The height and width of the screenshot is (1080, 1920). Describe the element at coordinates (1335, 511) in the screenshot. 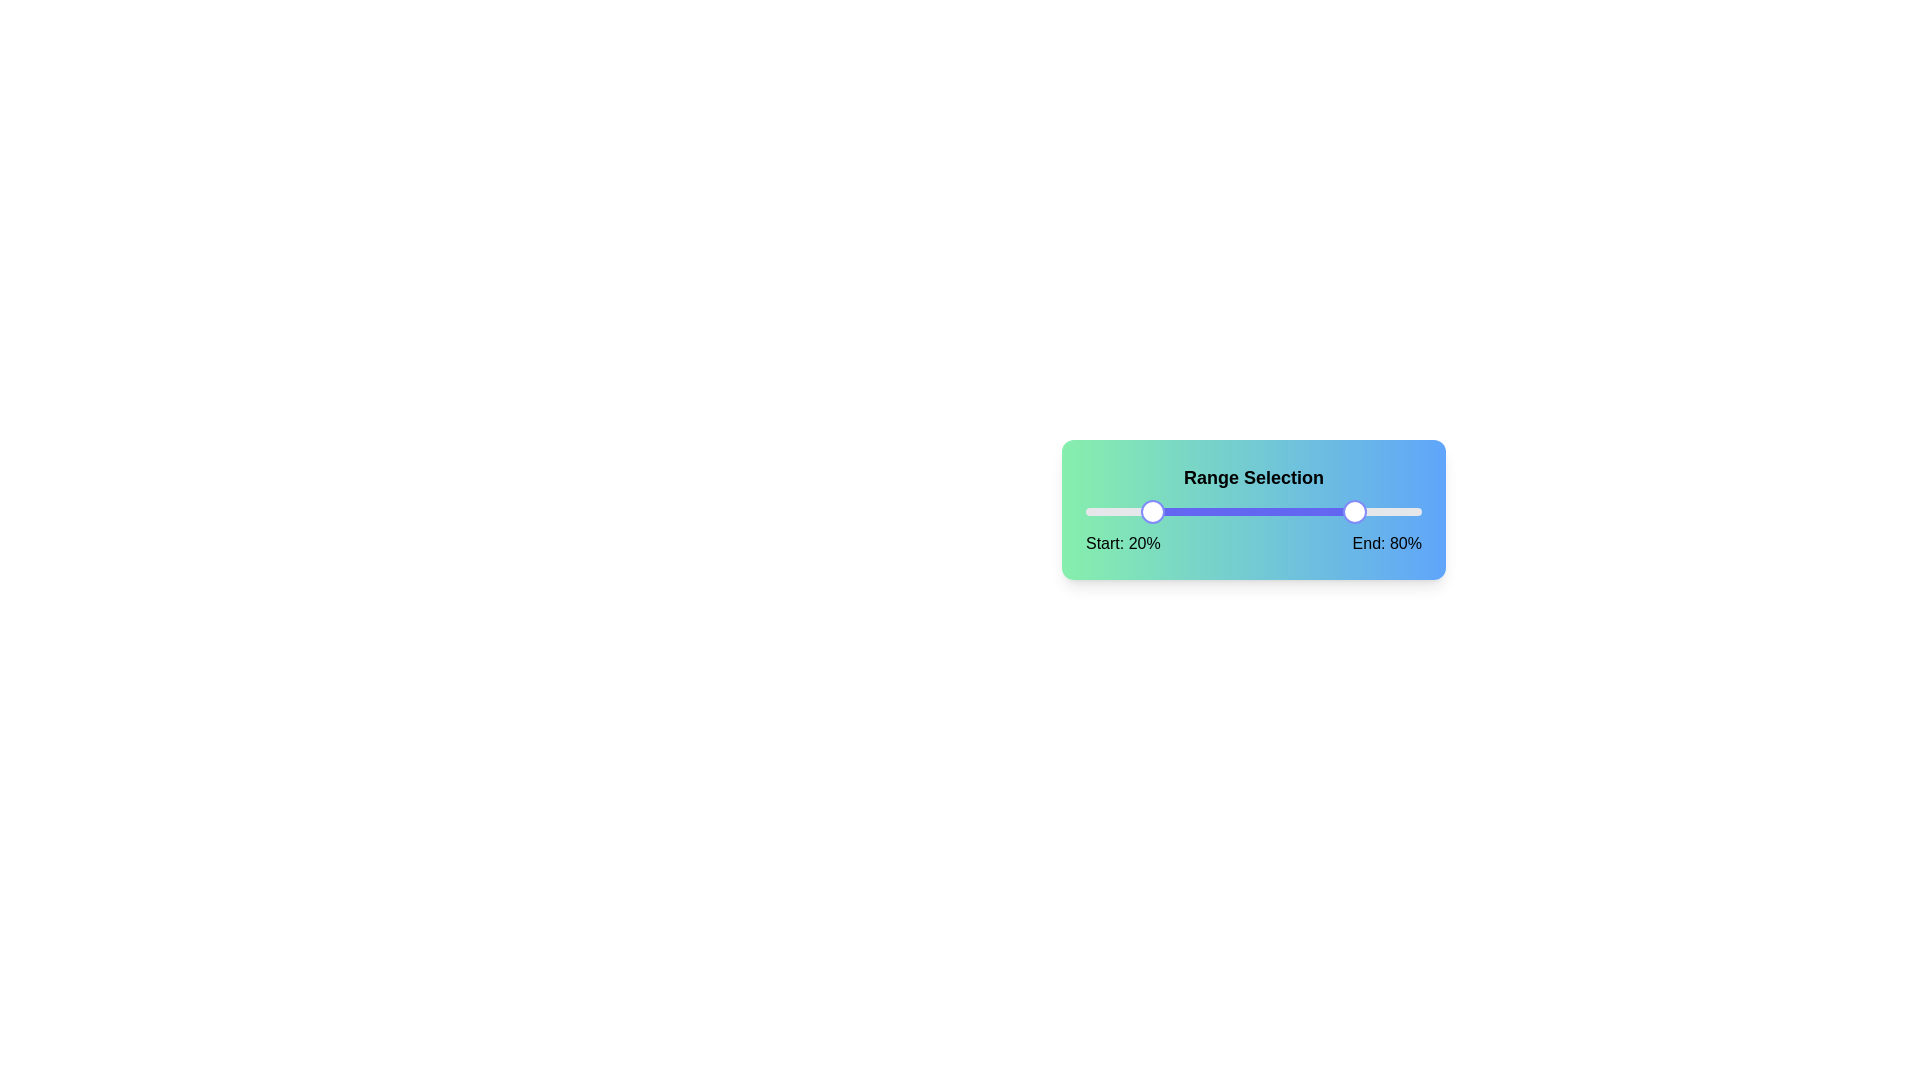

I see `the end value of the range slider` at that location.